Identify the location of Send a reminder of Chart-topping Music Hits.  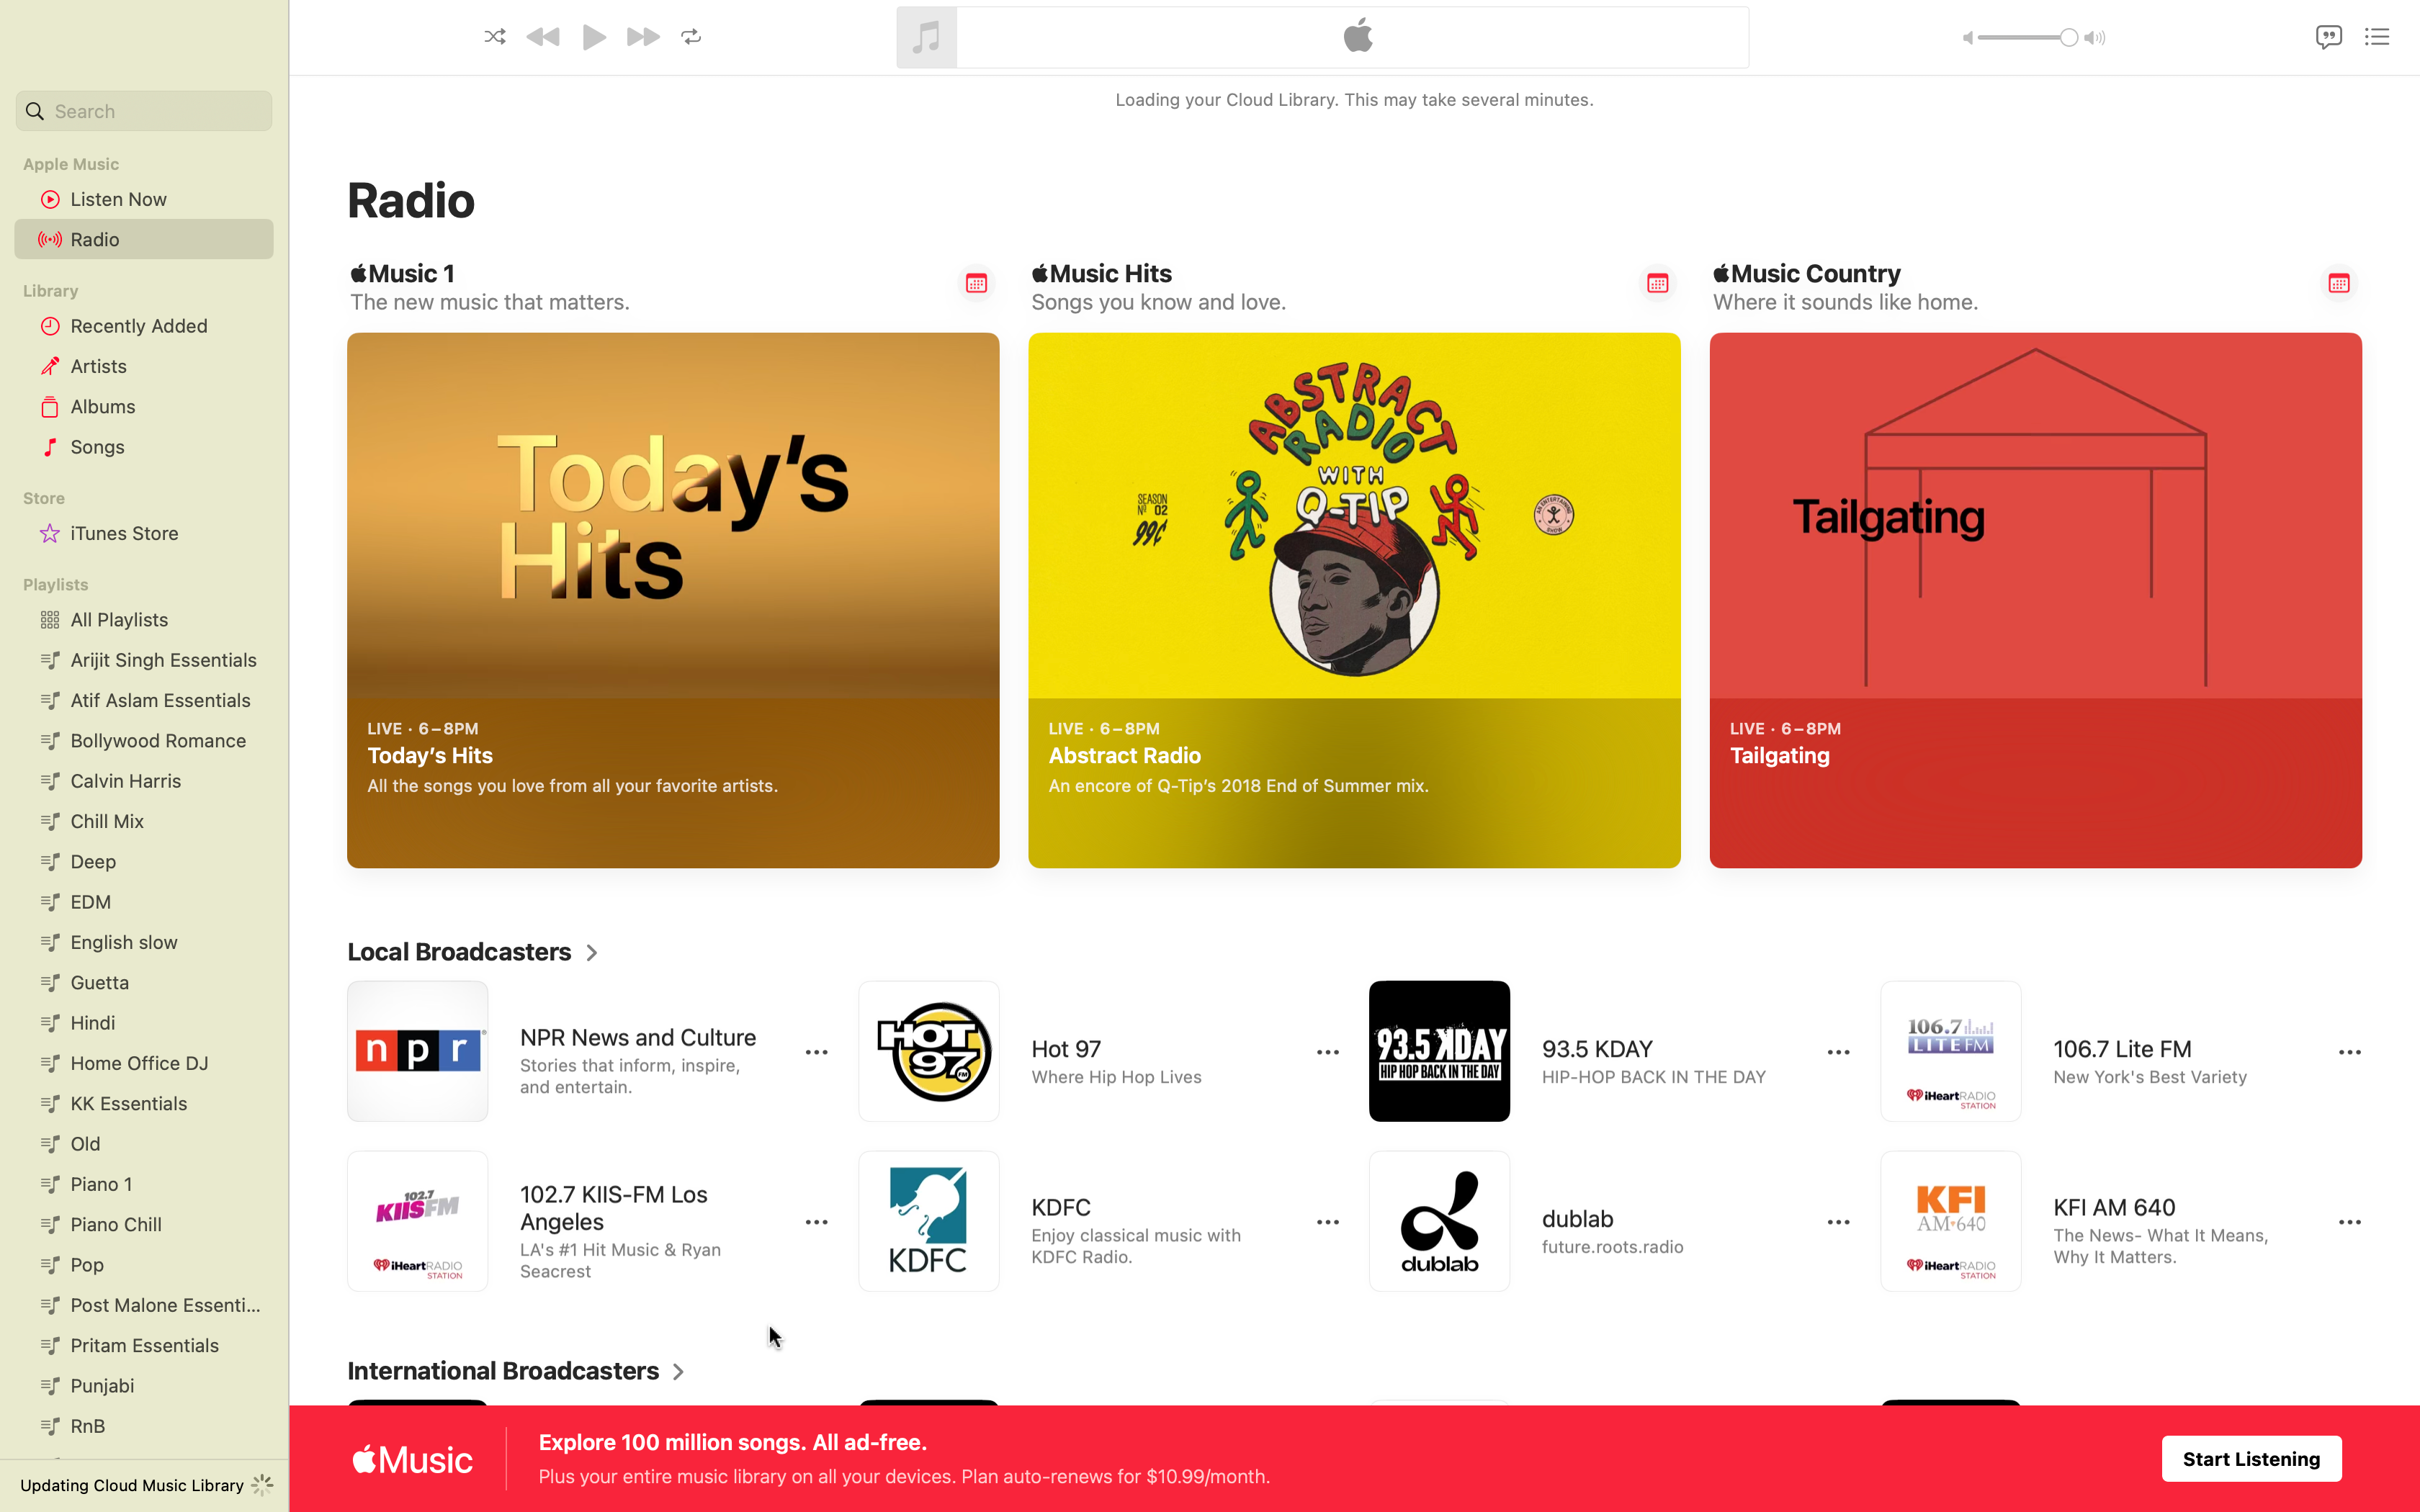
(1655, 284).